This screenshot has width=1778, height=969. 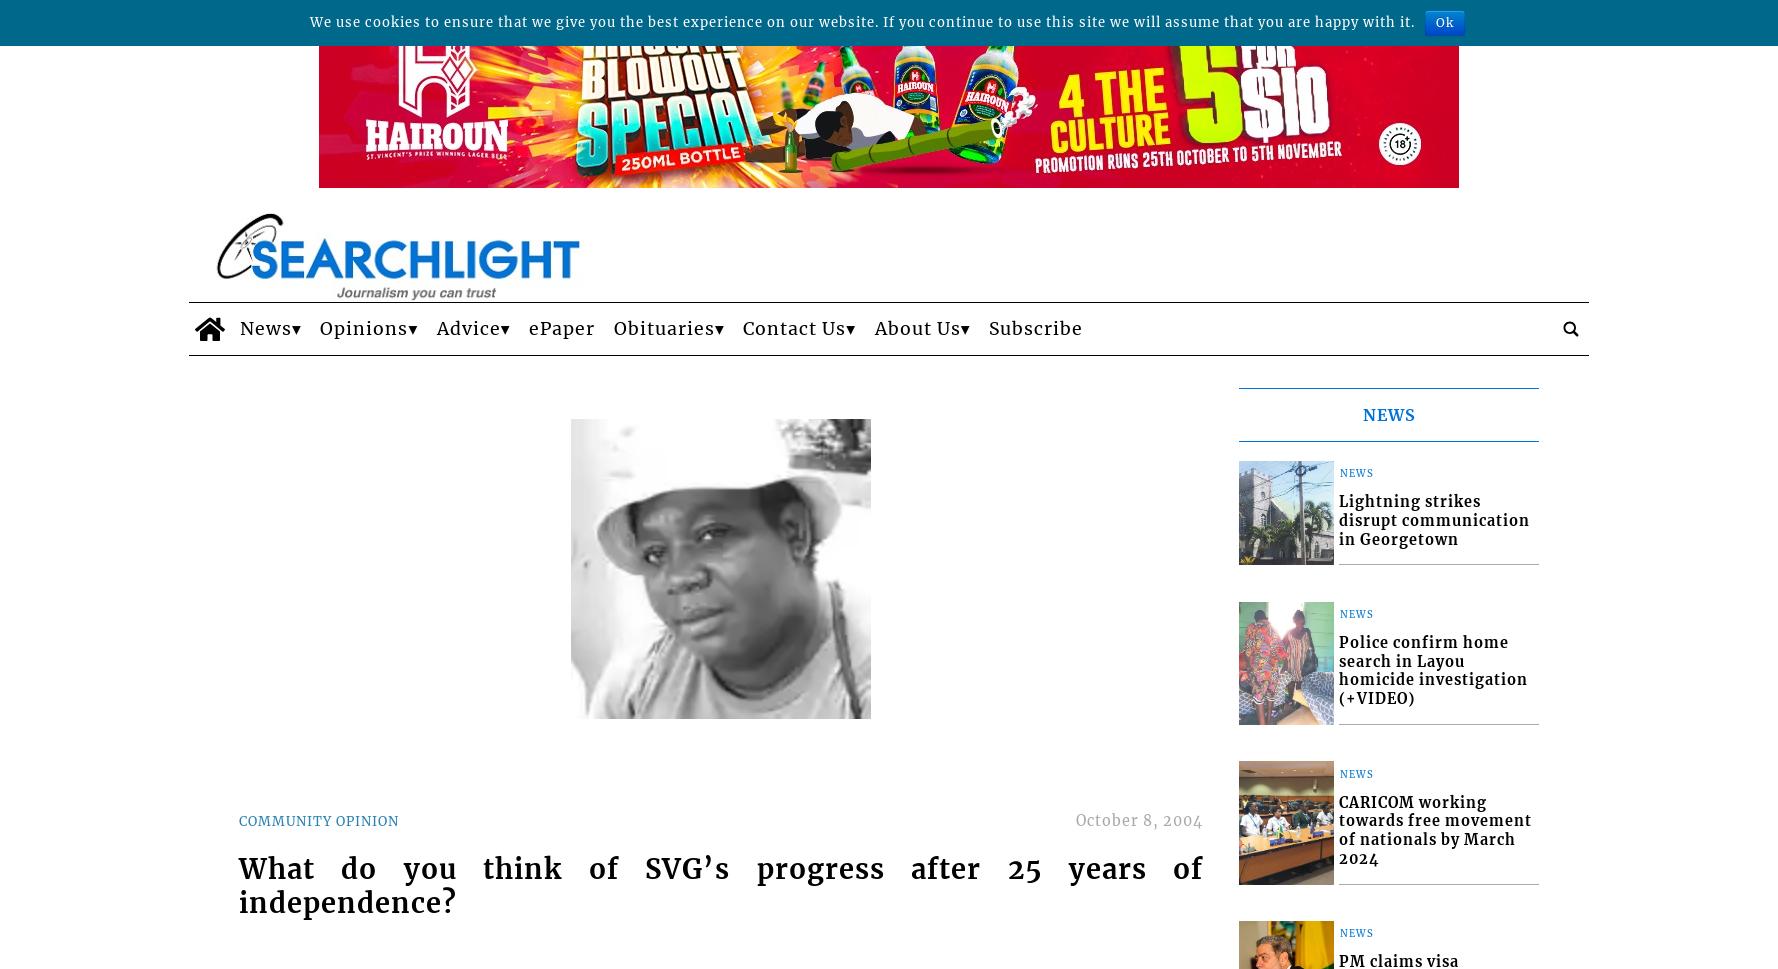 What do you see at coordinates (1434, 830) in the screenshot?
I see `'CARICOM working towards free movement of nationals by March 2024'` at bounding box center [1434, 830].